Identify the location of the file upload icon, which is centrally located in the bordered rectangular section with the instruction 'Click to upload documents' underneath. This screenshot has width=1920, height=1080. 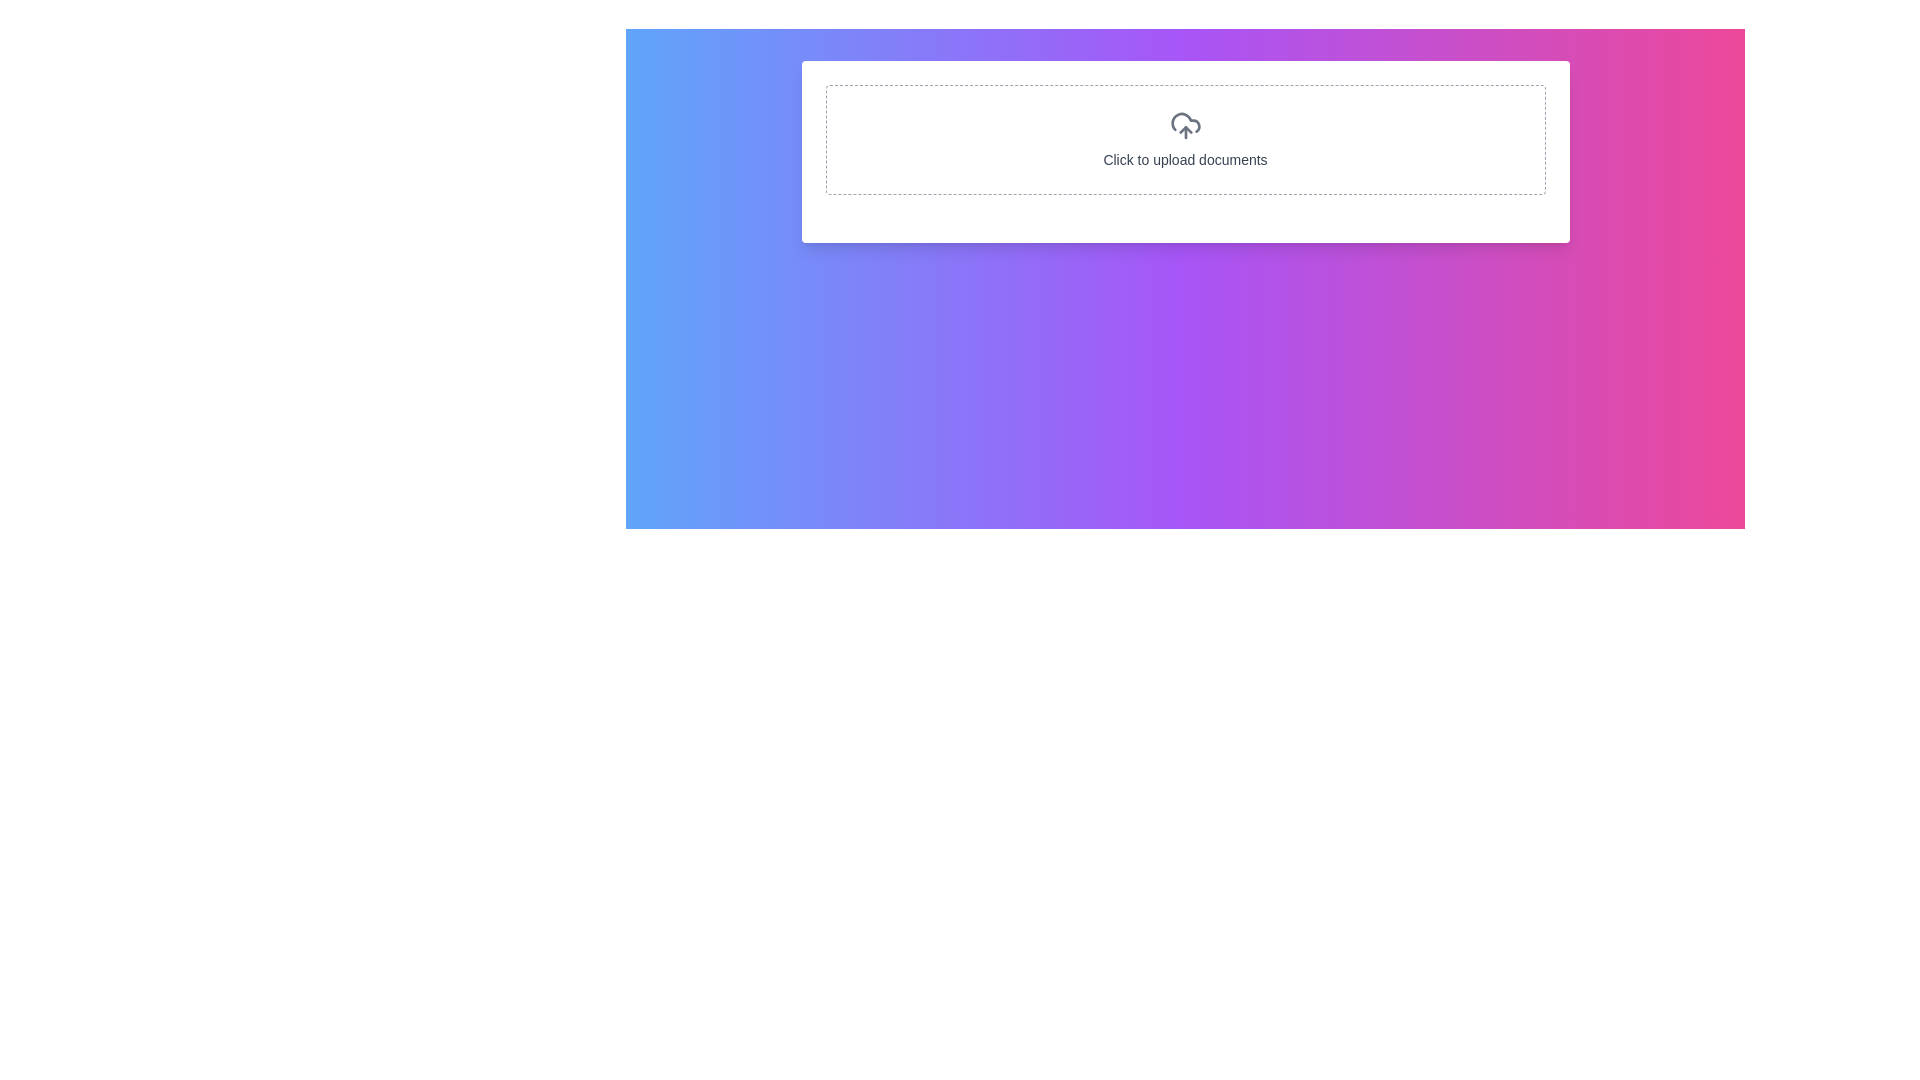
(1185, 126).